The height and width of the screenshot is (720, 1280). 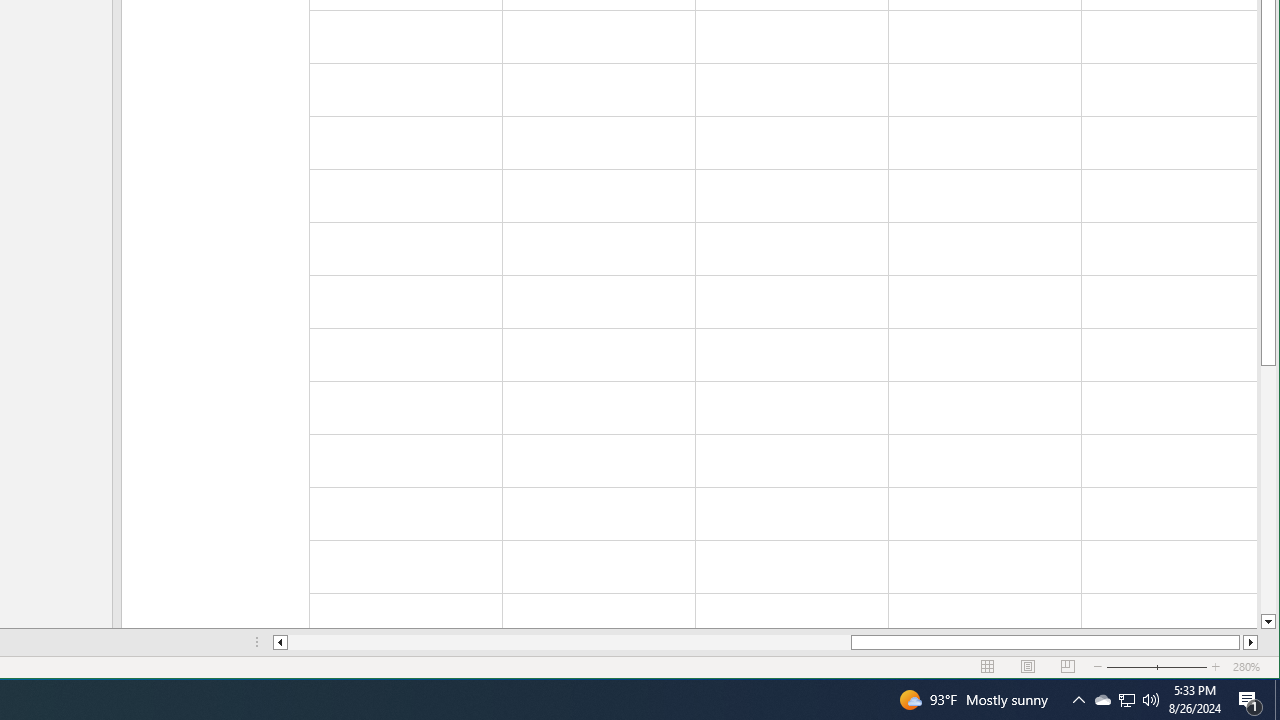 What do you see at coordinates (1101, 698) in the screenshot?
I see `'Q2790: 100%'` at bounding box center [1101, 698].